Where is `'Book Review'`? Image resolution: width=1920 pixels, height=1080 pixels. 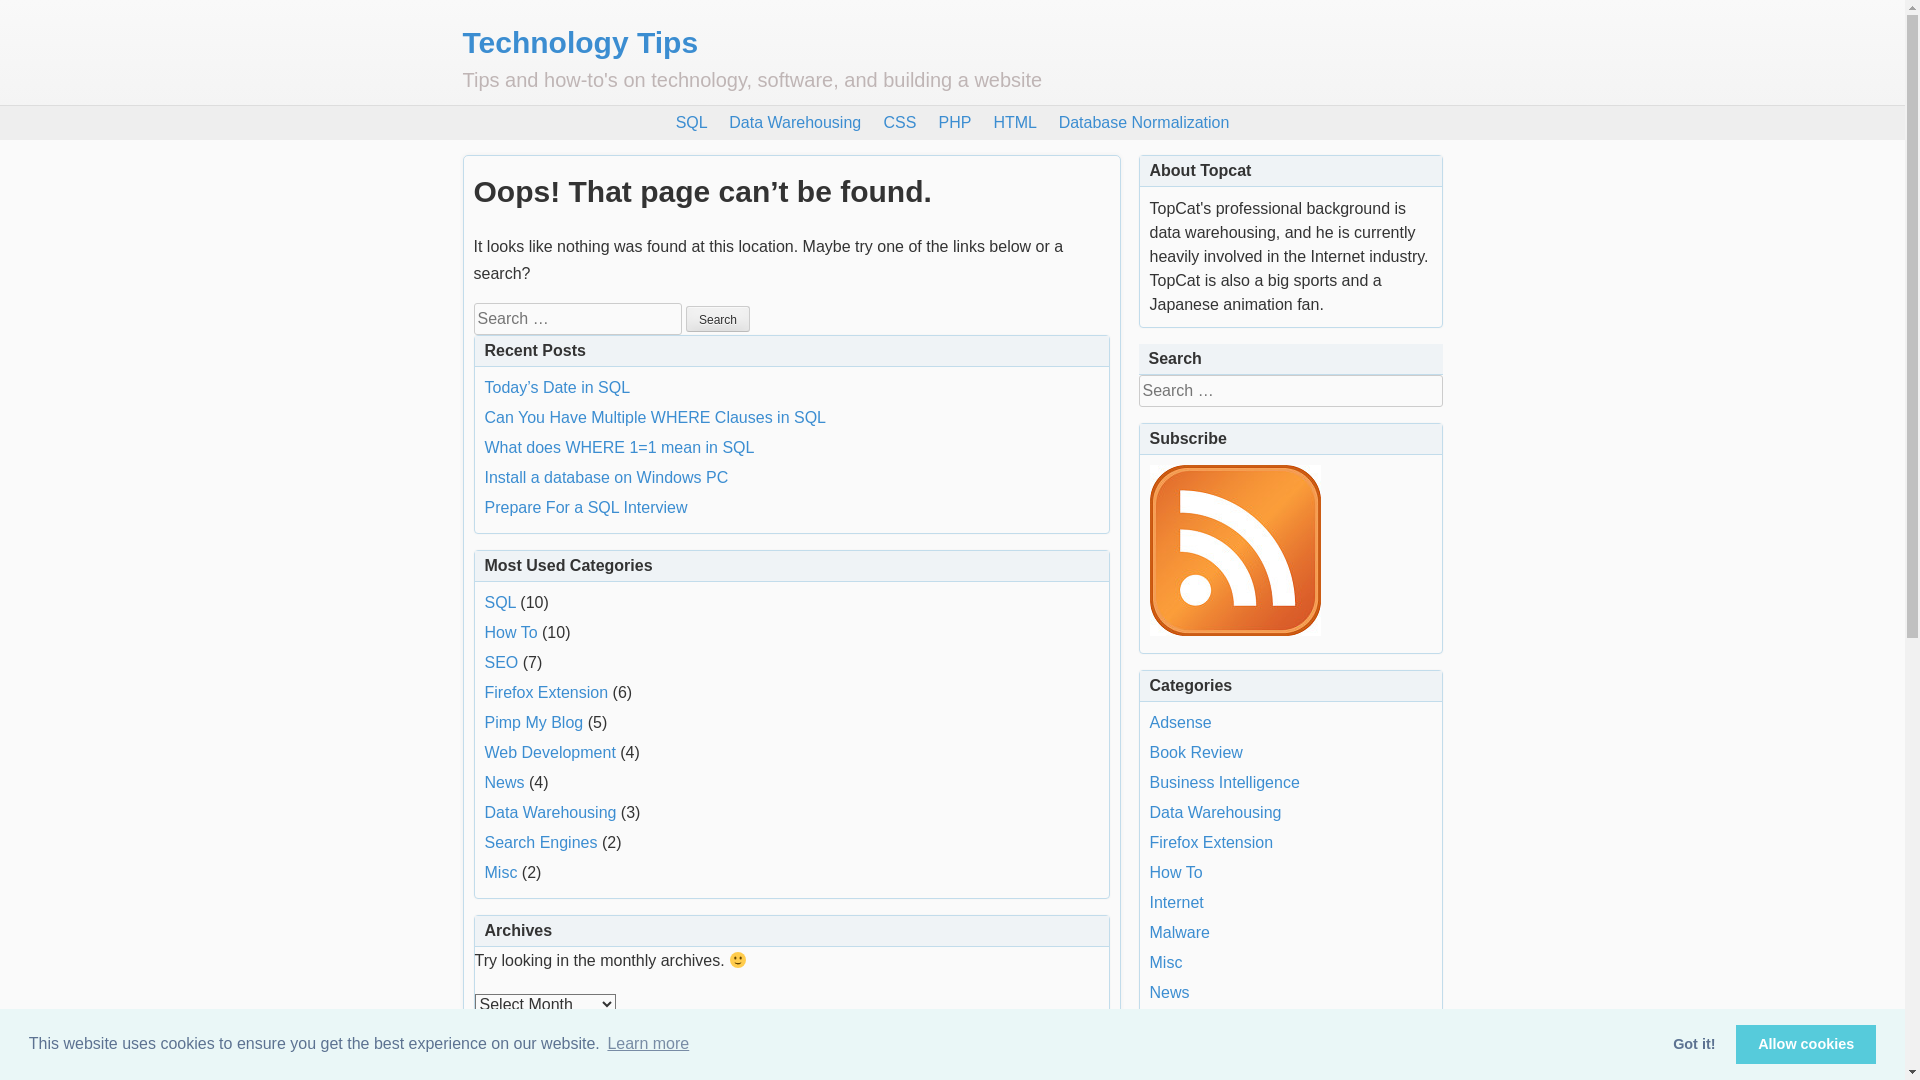
'Book Review' is located at coordinates (1196, 752).